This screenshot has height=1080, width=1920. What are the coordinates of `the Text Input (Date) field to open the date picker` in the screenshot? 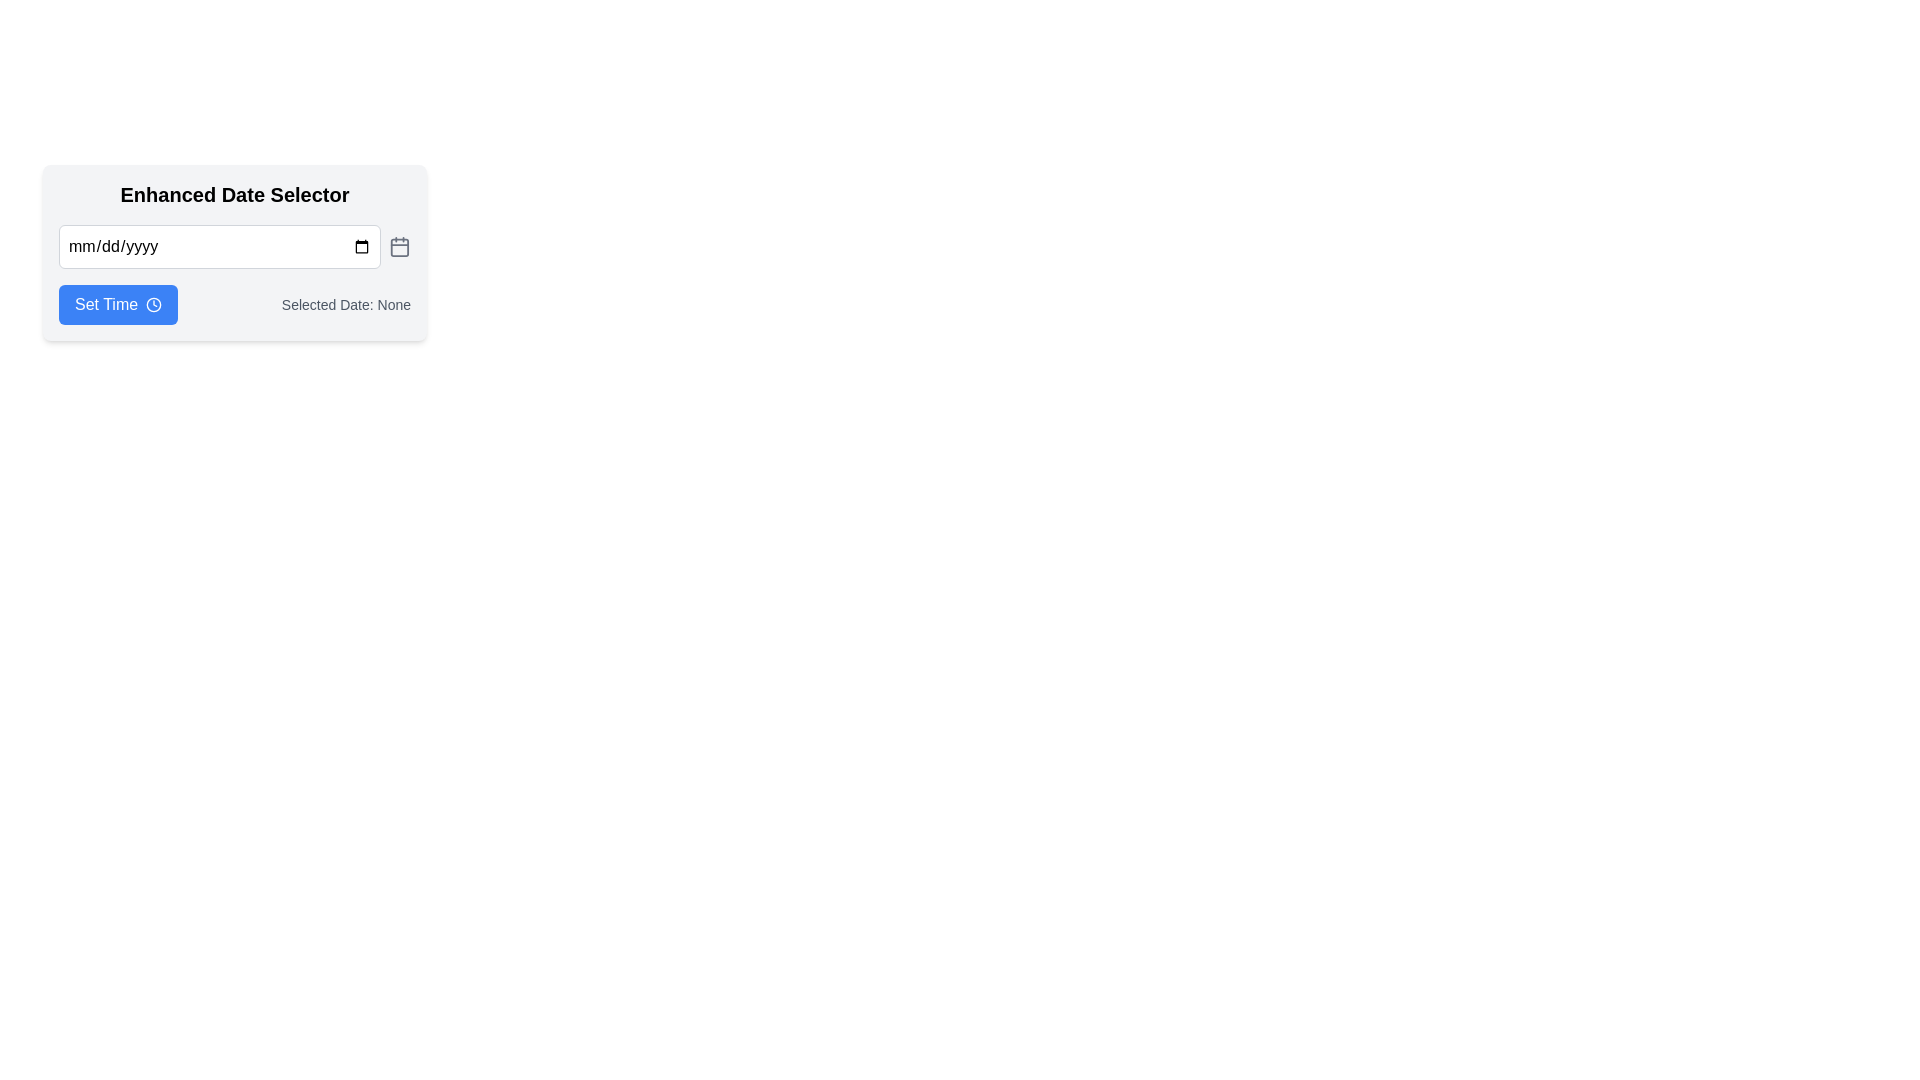 It's located at (220, 245).